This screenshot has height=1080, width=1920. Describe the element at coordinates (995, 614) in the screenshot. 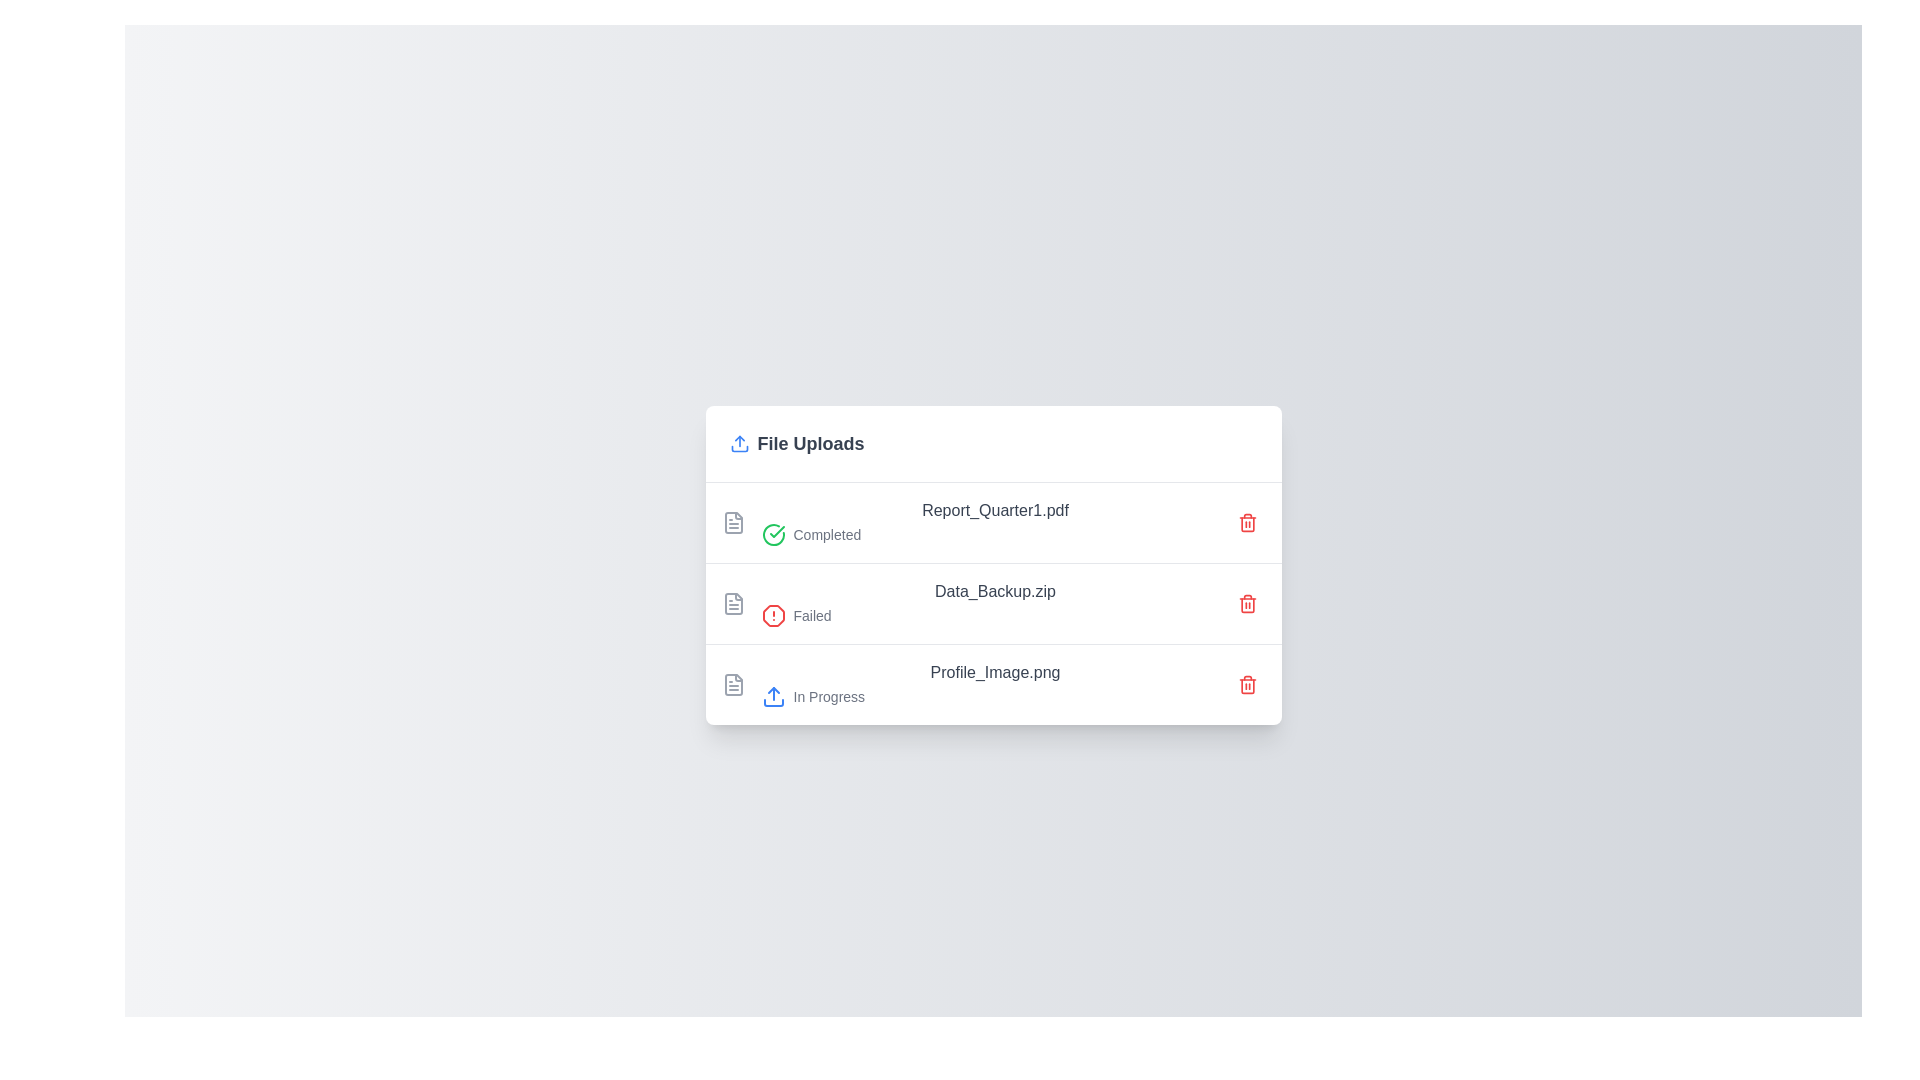

I see `the text label 'failed' which is in a small, gray, capitalized font, located in the second row of a file upload status list, adjacent to a red octagonal alert icon` at that location.